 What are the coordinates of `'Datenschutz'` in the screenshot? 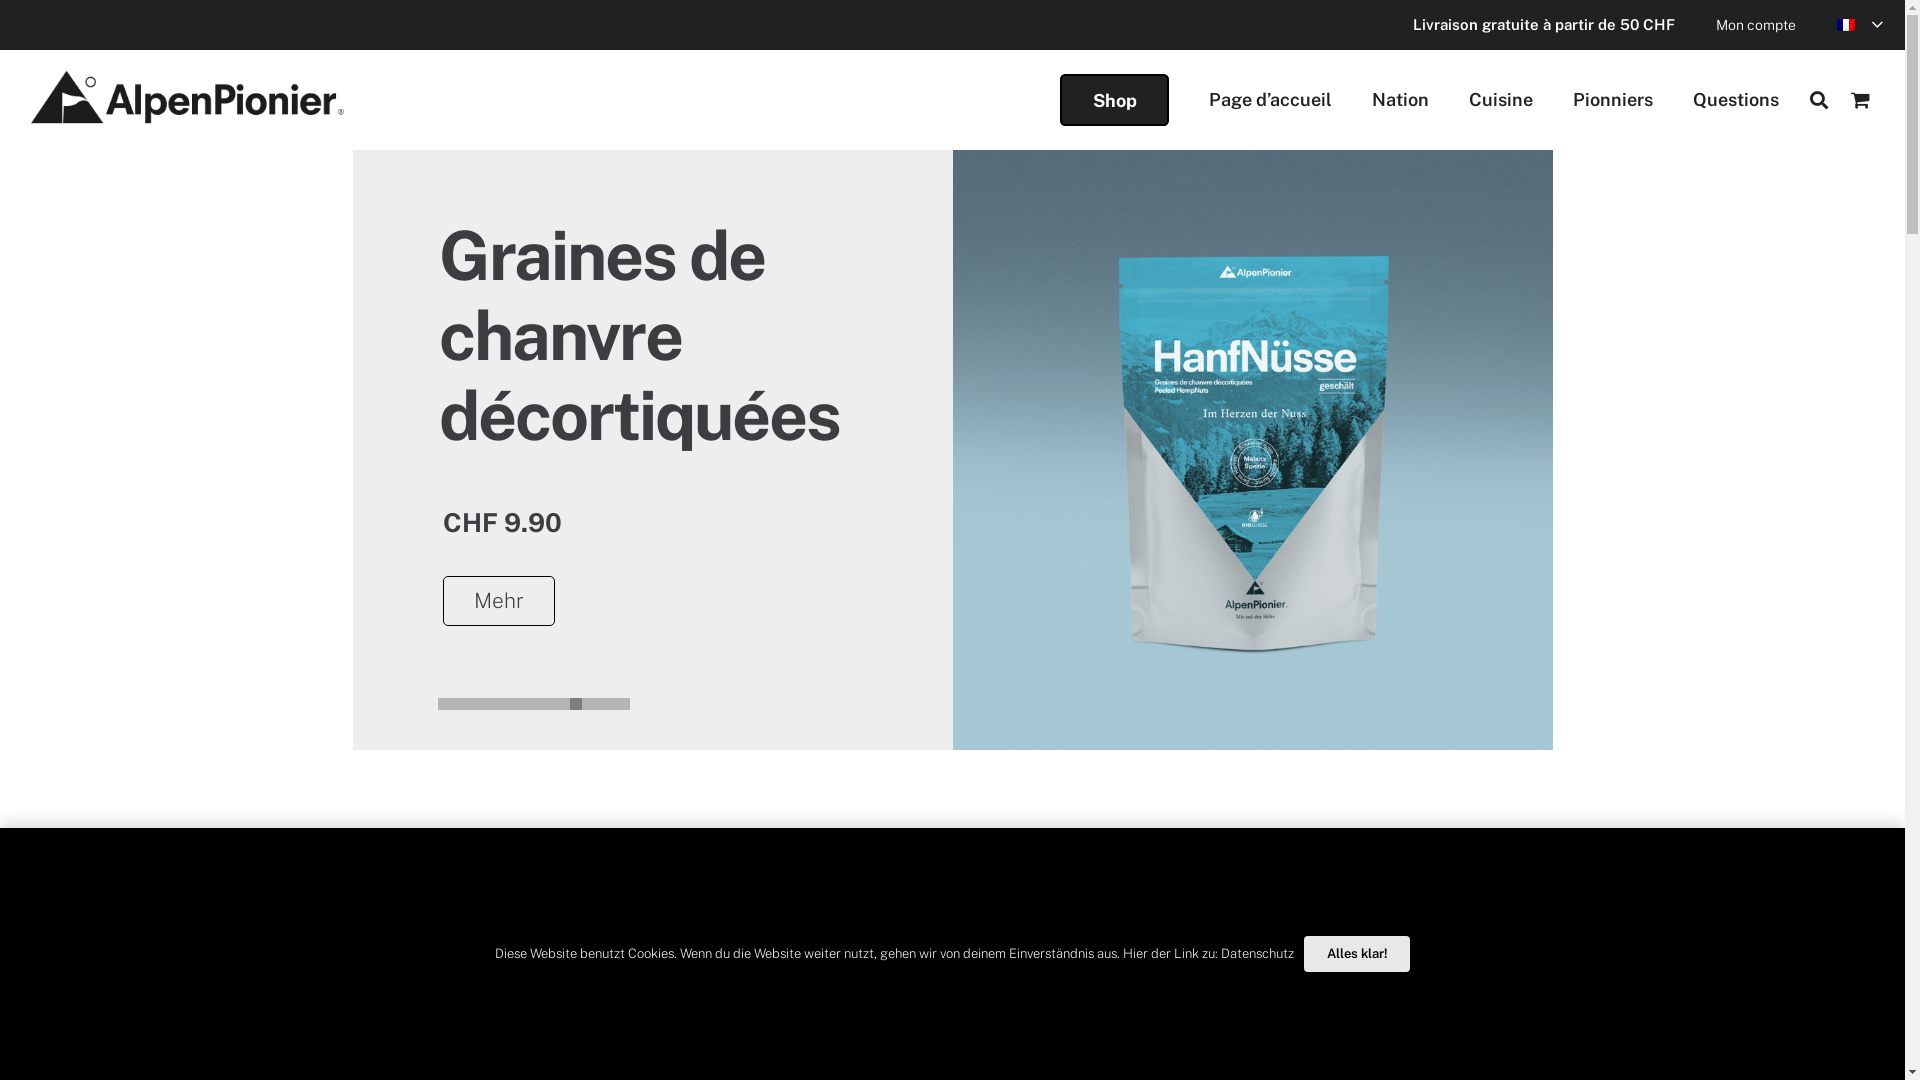 It's located at (1256, 952).